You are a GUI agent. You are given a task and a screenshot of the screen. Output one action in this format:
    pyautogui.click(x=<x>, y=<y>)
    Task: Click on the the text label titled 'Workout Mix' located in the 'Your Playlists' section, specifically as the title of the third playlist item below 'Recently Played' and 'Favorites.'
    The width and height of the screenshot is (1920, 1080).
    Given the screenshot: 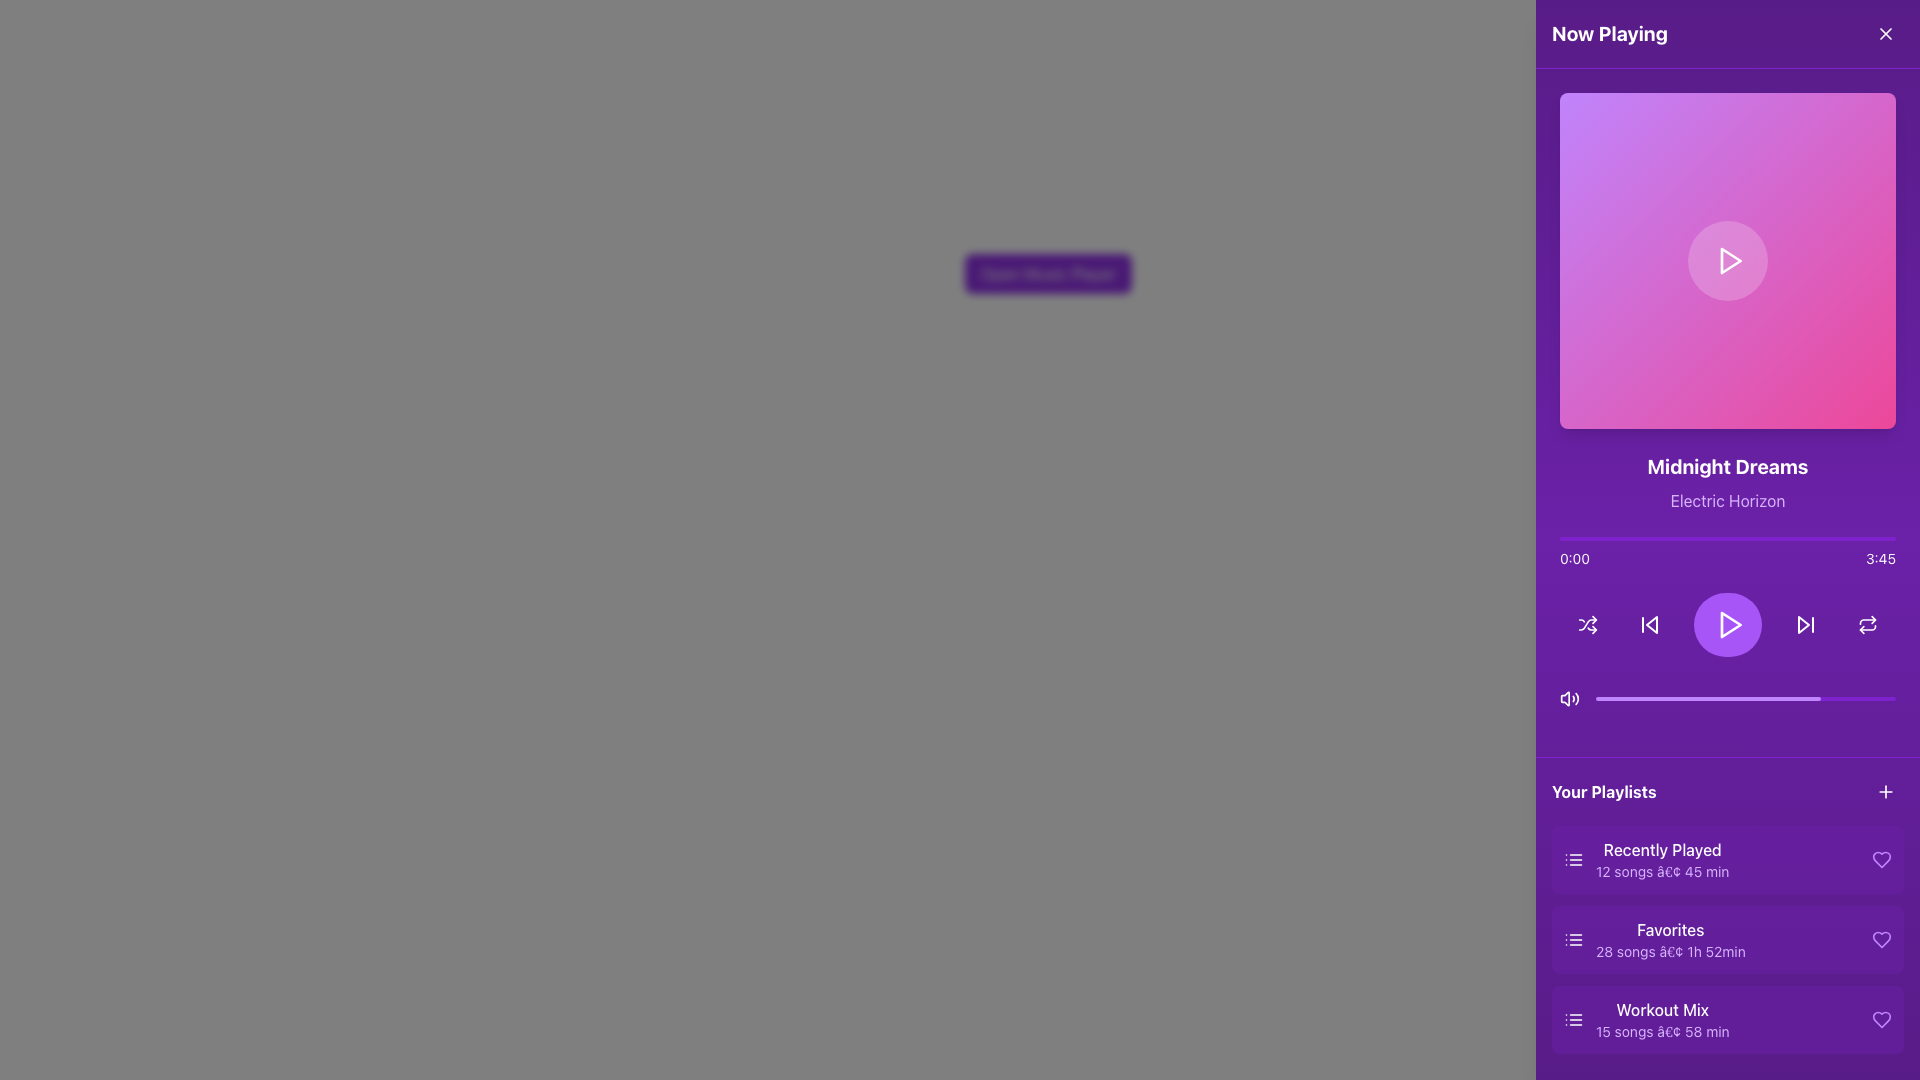 What is the action you would take?
    pyautogui.click(x=1662, y=1010)
    